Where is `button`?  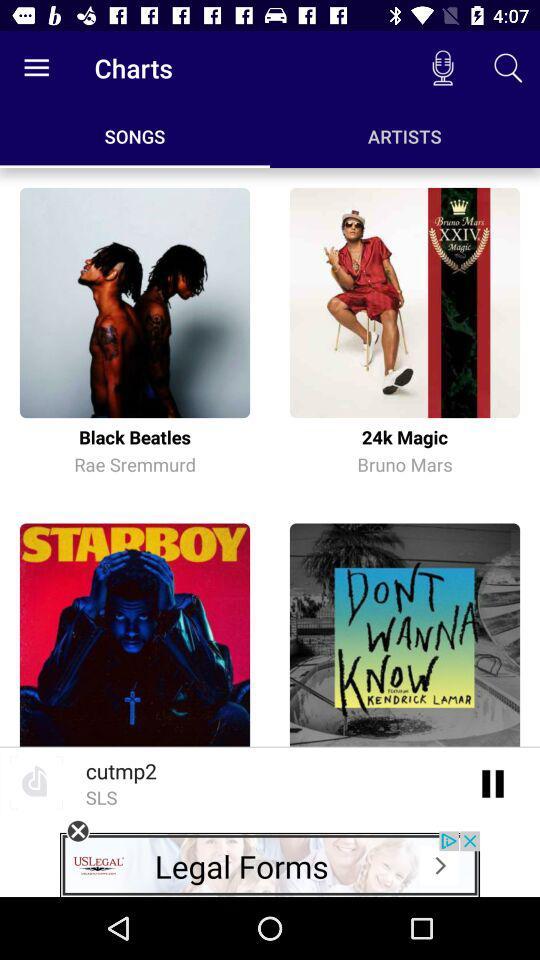
button is located at coordinates (77, 831).